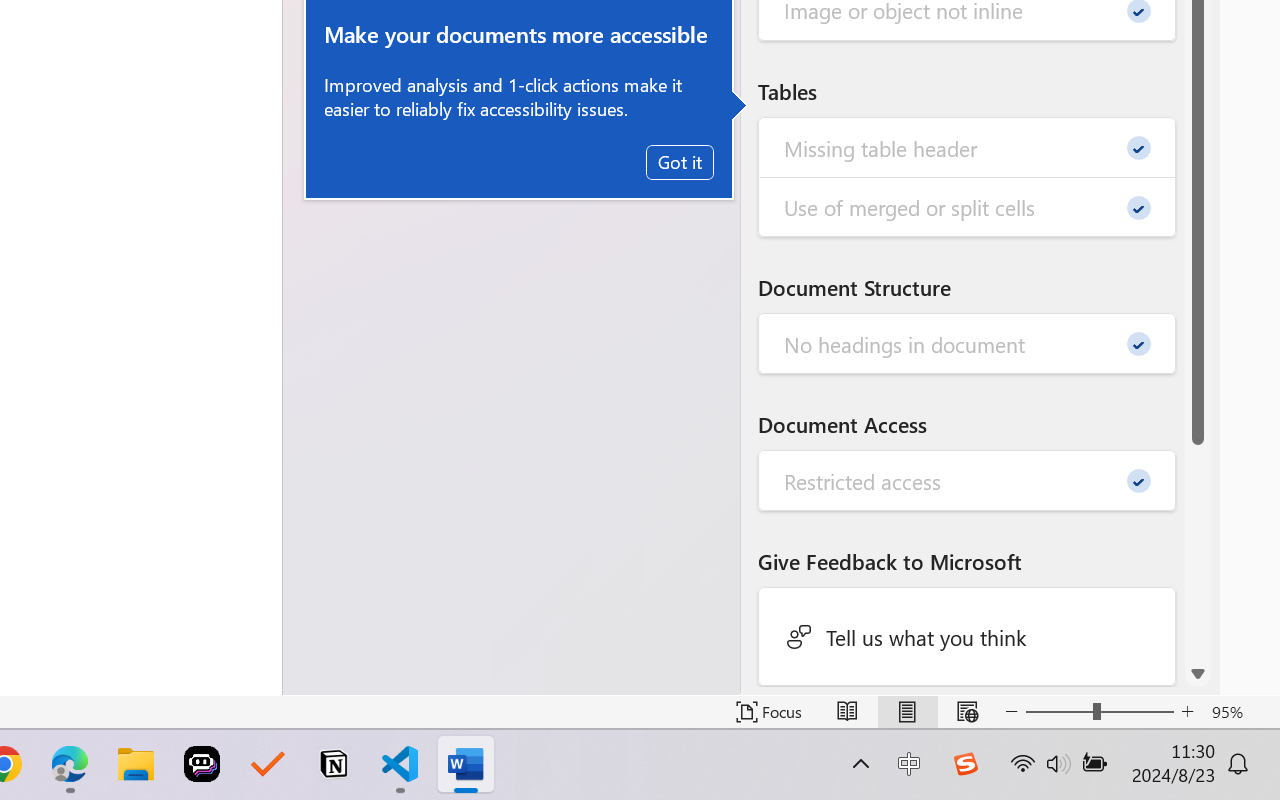  Describe the element at coordinates (967, 481) in the screenshot. I see `'Restricted access - 0'` at that location.